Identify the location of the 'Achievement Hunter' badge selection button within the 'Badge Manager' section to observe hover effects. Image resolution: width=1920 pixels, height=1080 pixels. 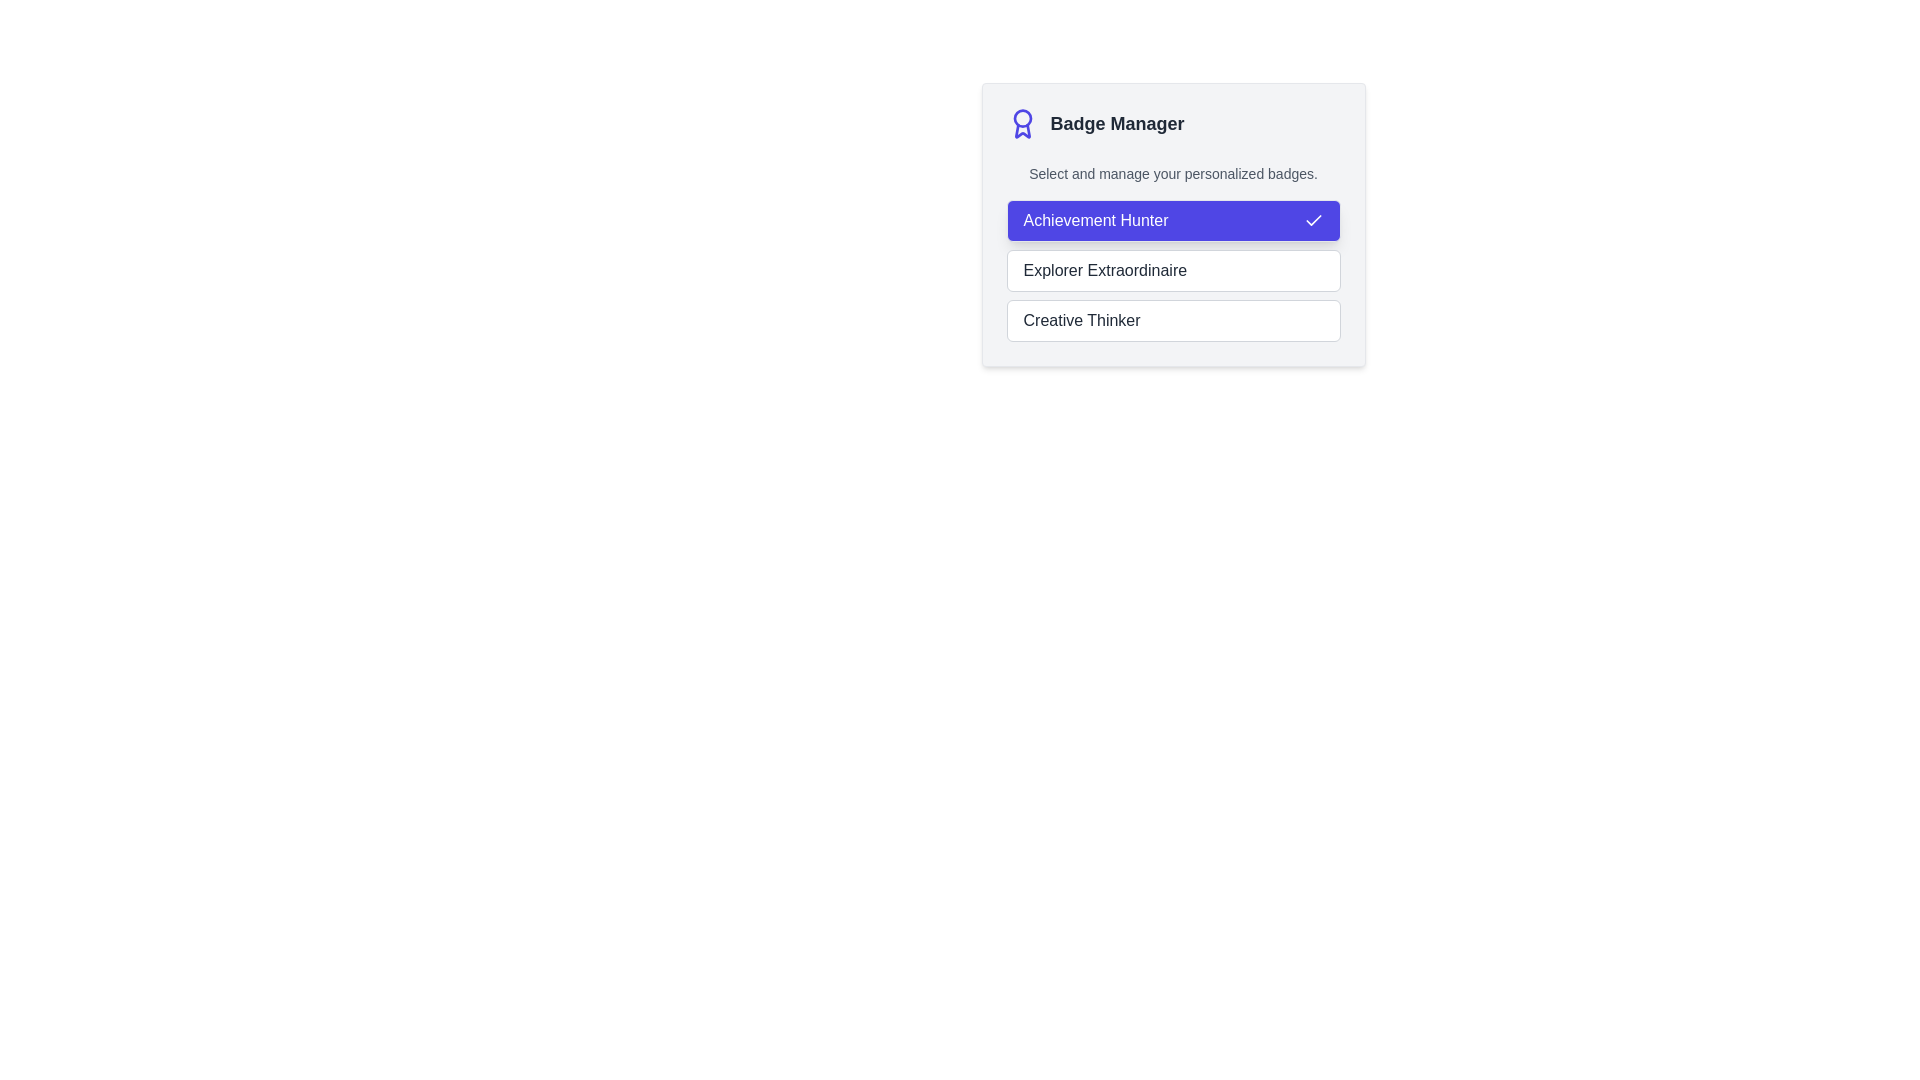
(1173, 220).